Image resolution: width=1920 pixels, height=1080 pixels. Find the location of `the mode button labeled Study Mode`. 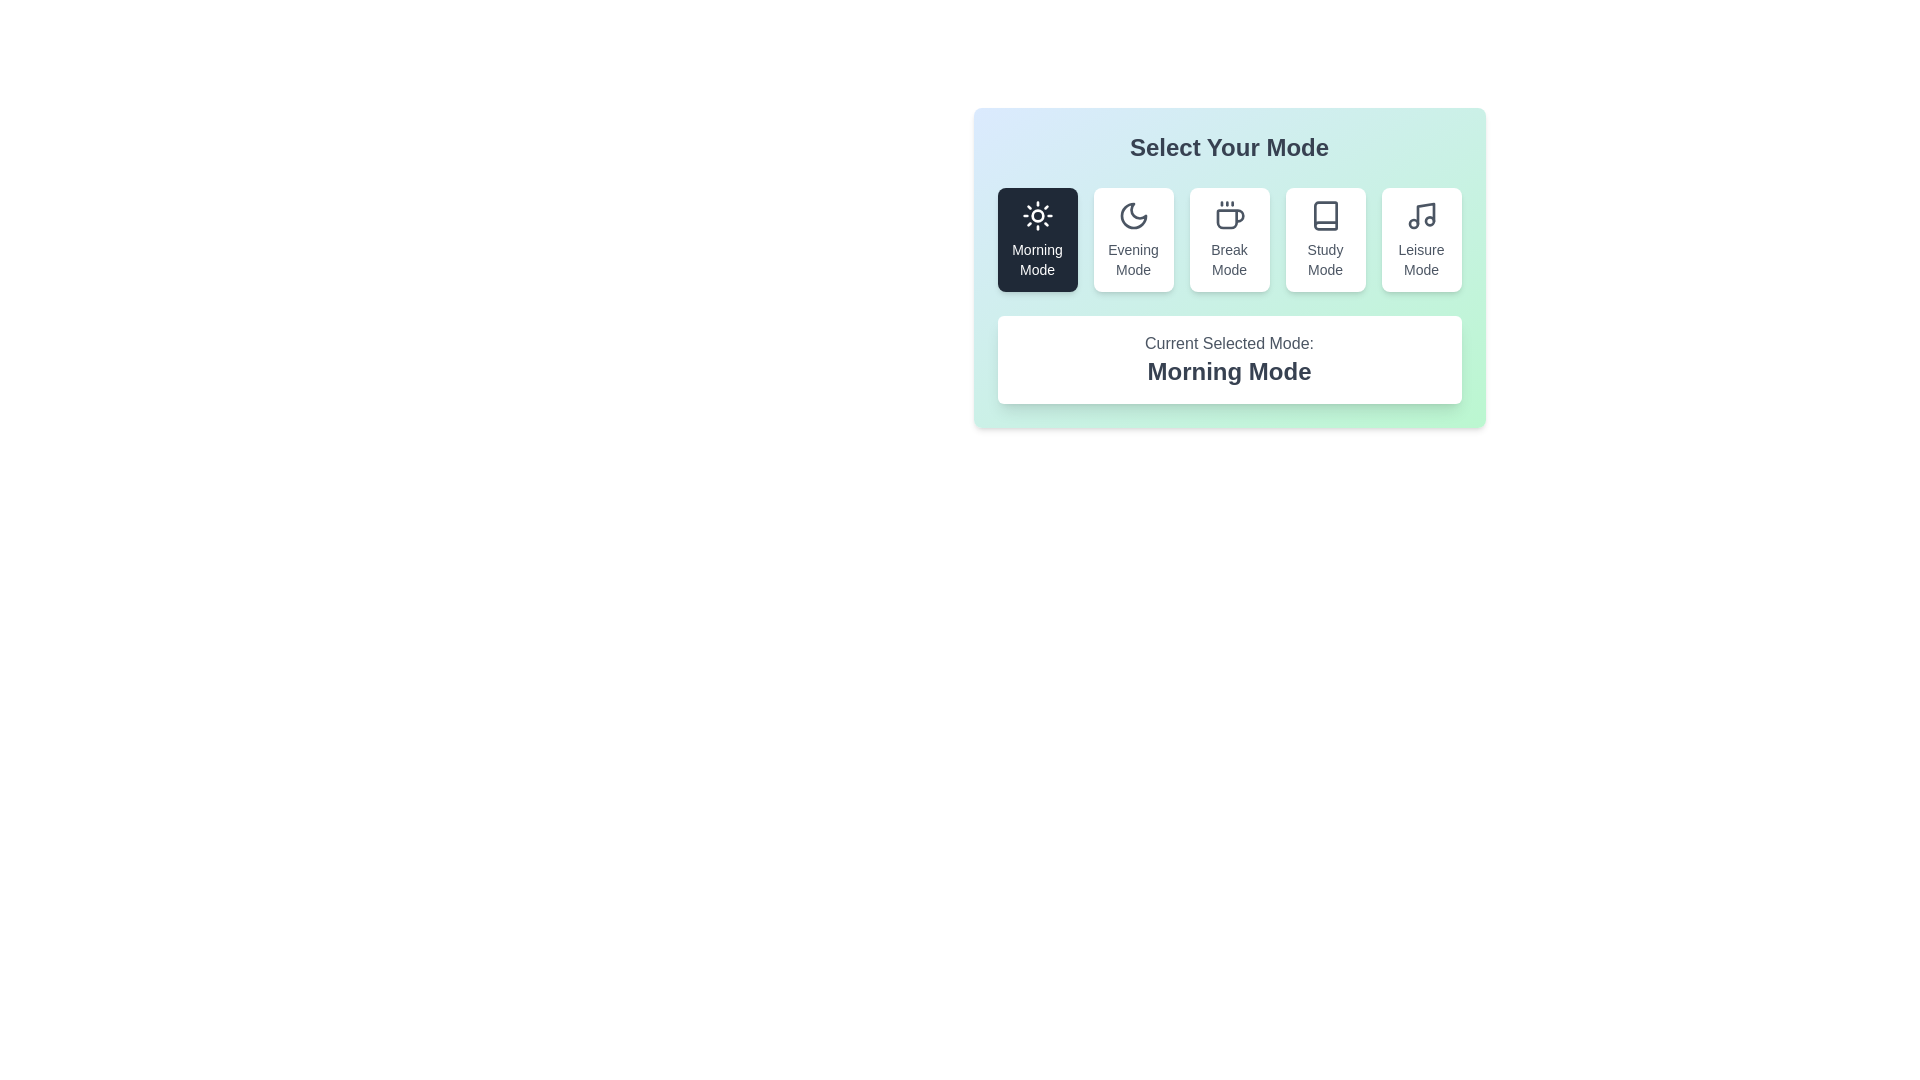

the mode button labeled Study Mode is located at coordinates (1325, 238).